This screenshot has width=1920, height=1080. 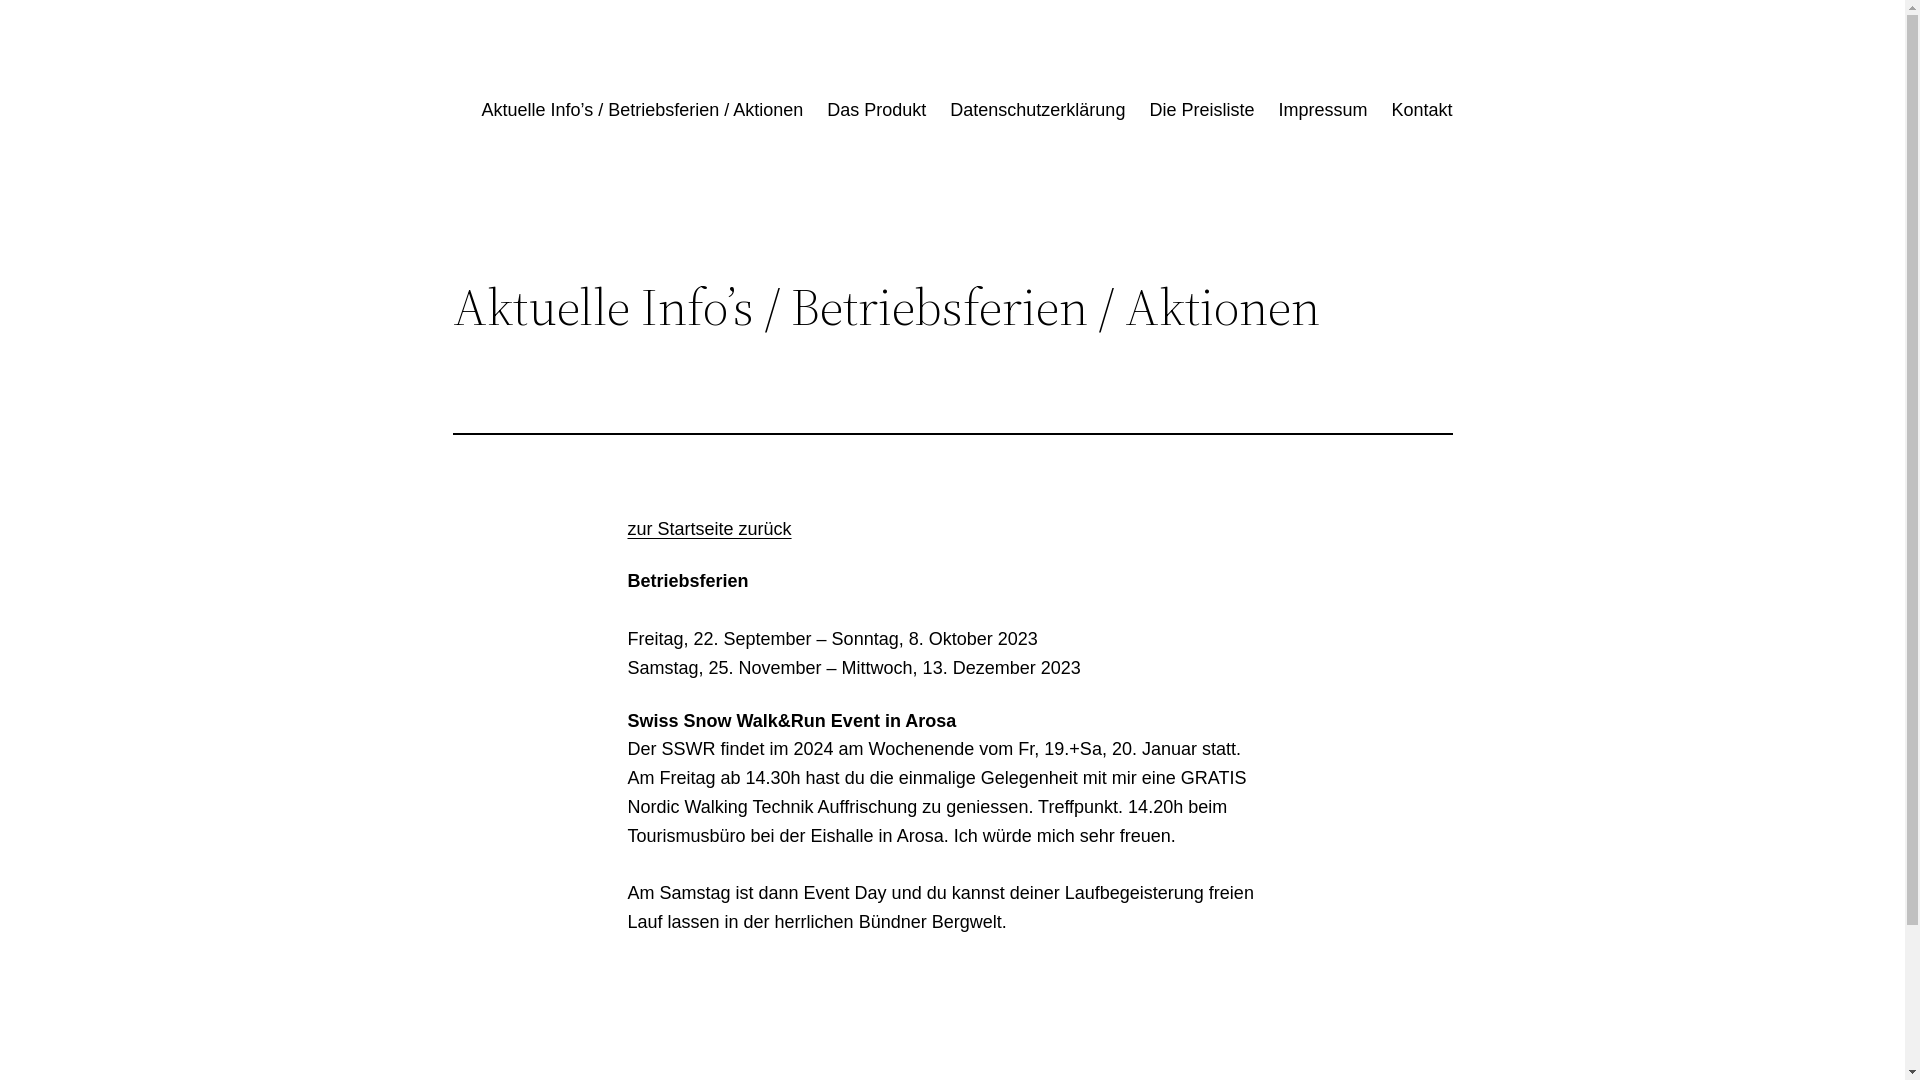 I want to click on 'Kontakt', so click(x=1420, y=110).